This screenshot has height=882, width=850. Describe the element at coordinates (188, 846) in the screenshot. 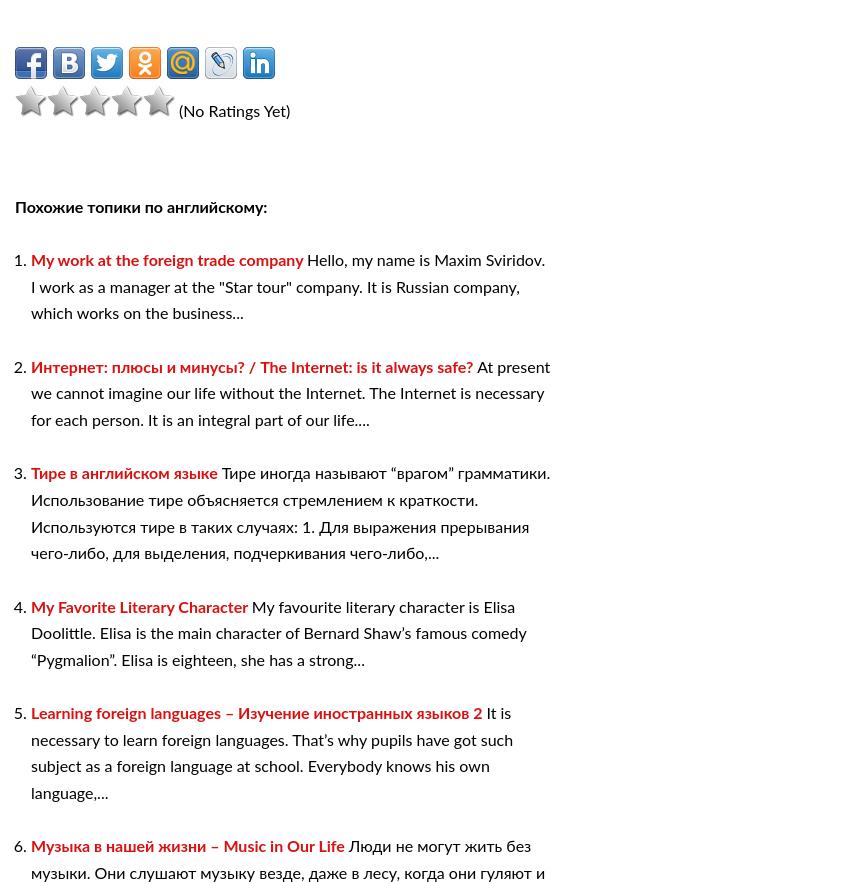

I see `'Музыка в нашей жизни – Music in Our Life'` at that location.